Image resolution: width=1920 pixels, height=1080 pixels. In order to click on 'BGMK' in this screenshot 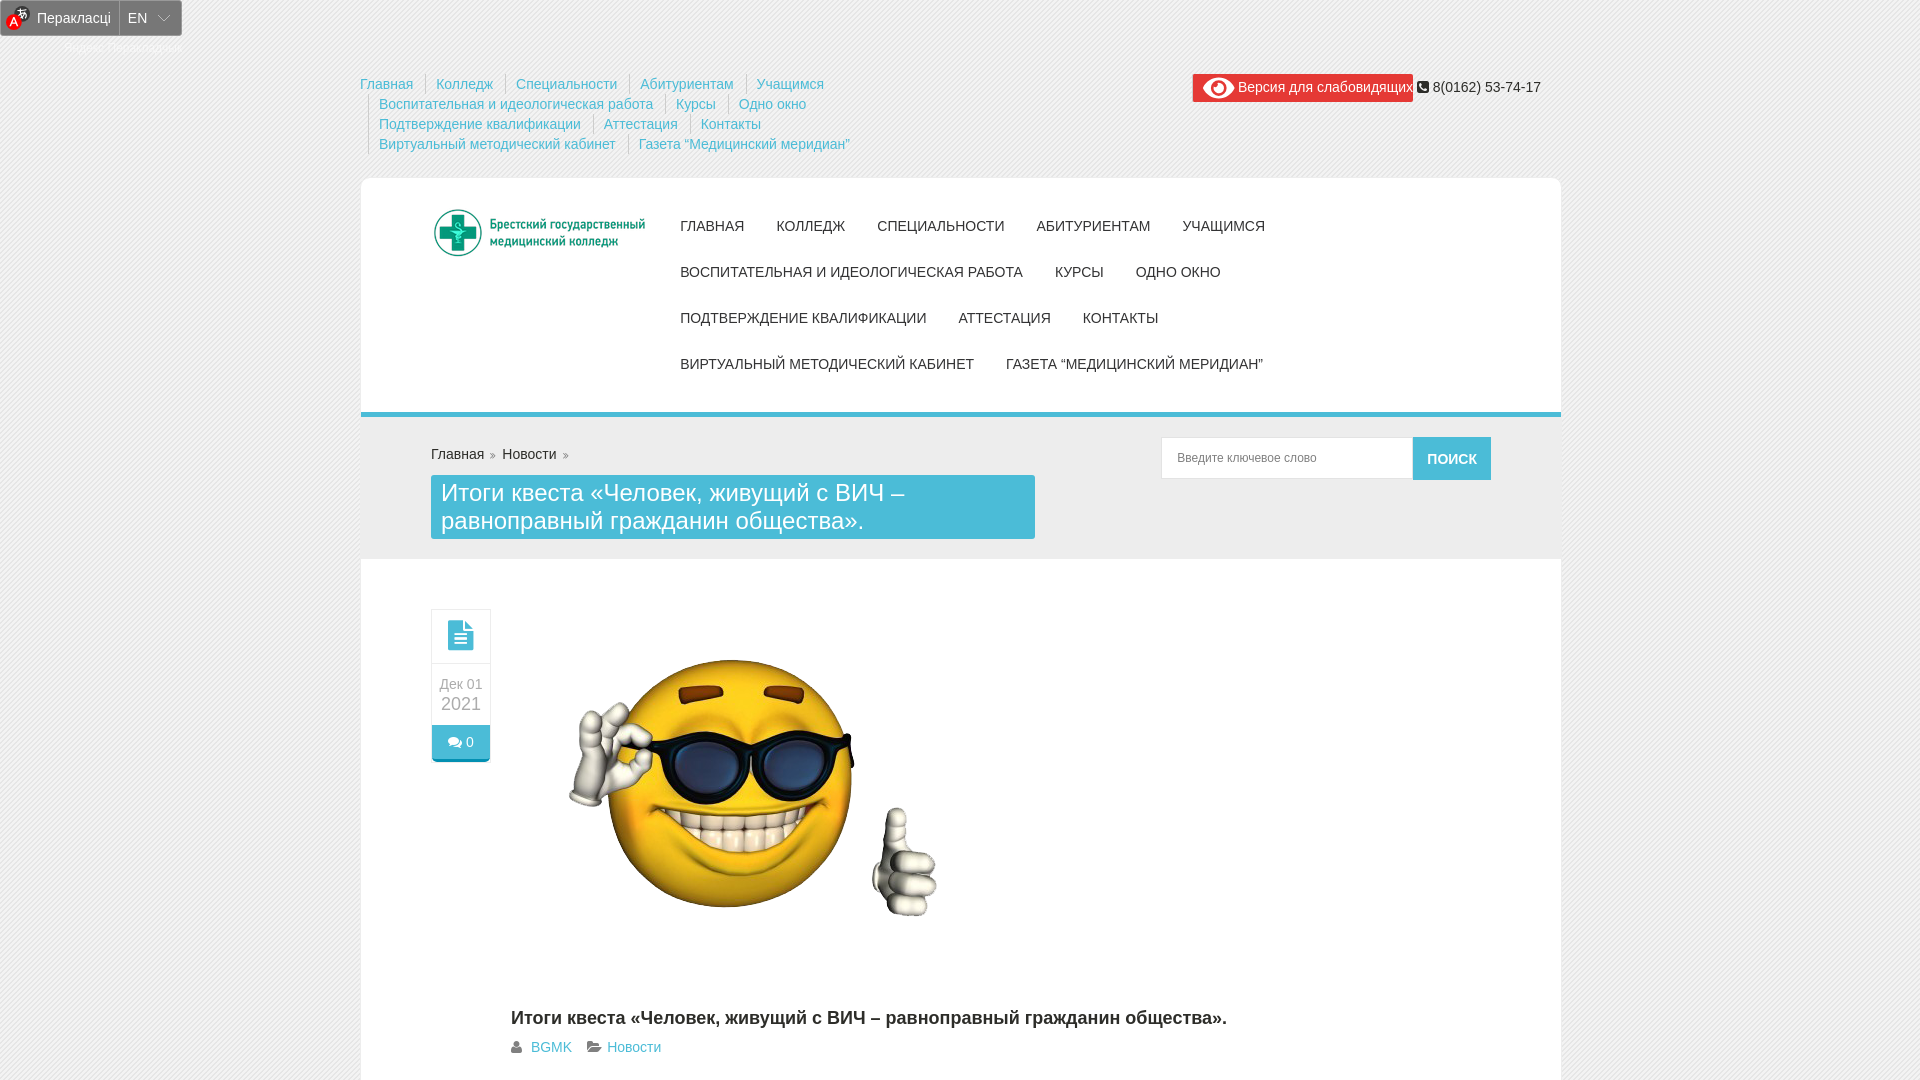, I will do `click(551, 1045)`.